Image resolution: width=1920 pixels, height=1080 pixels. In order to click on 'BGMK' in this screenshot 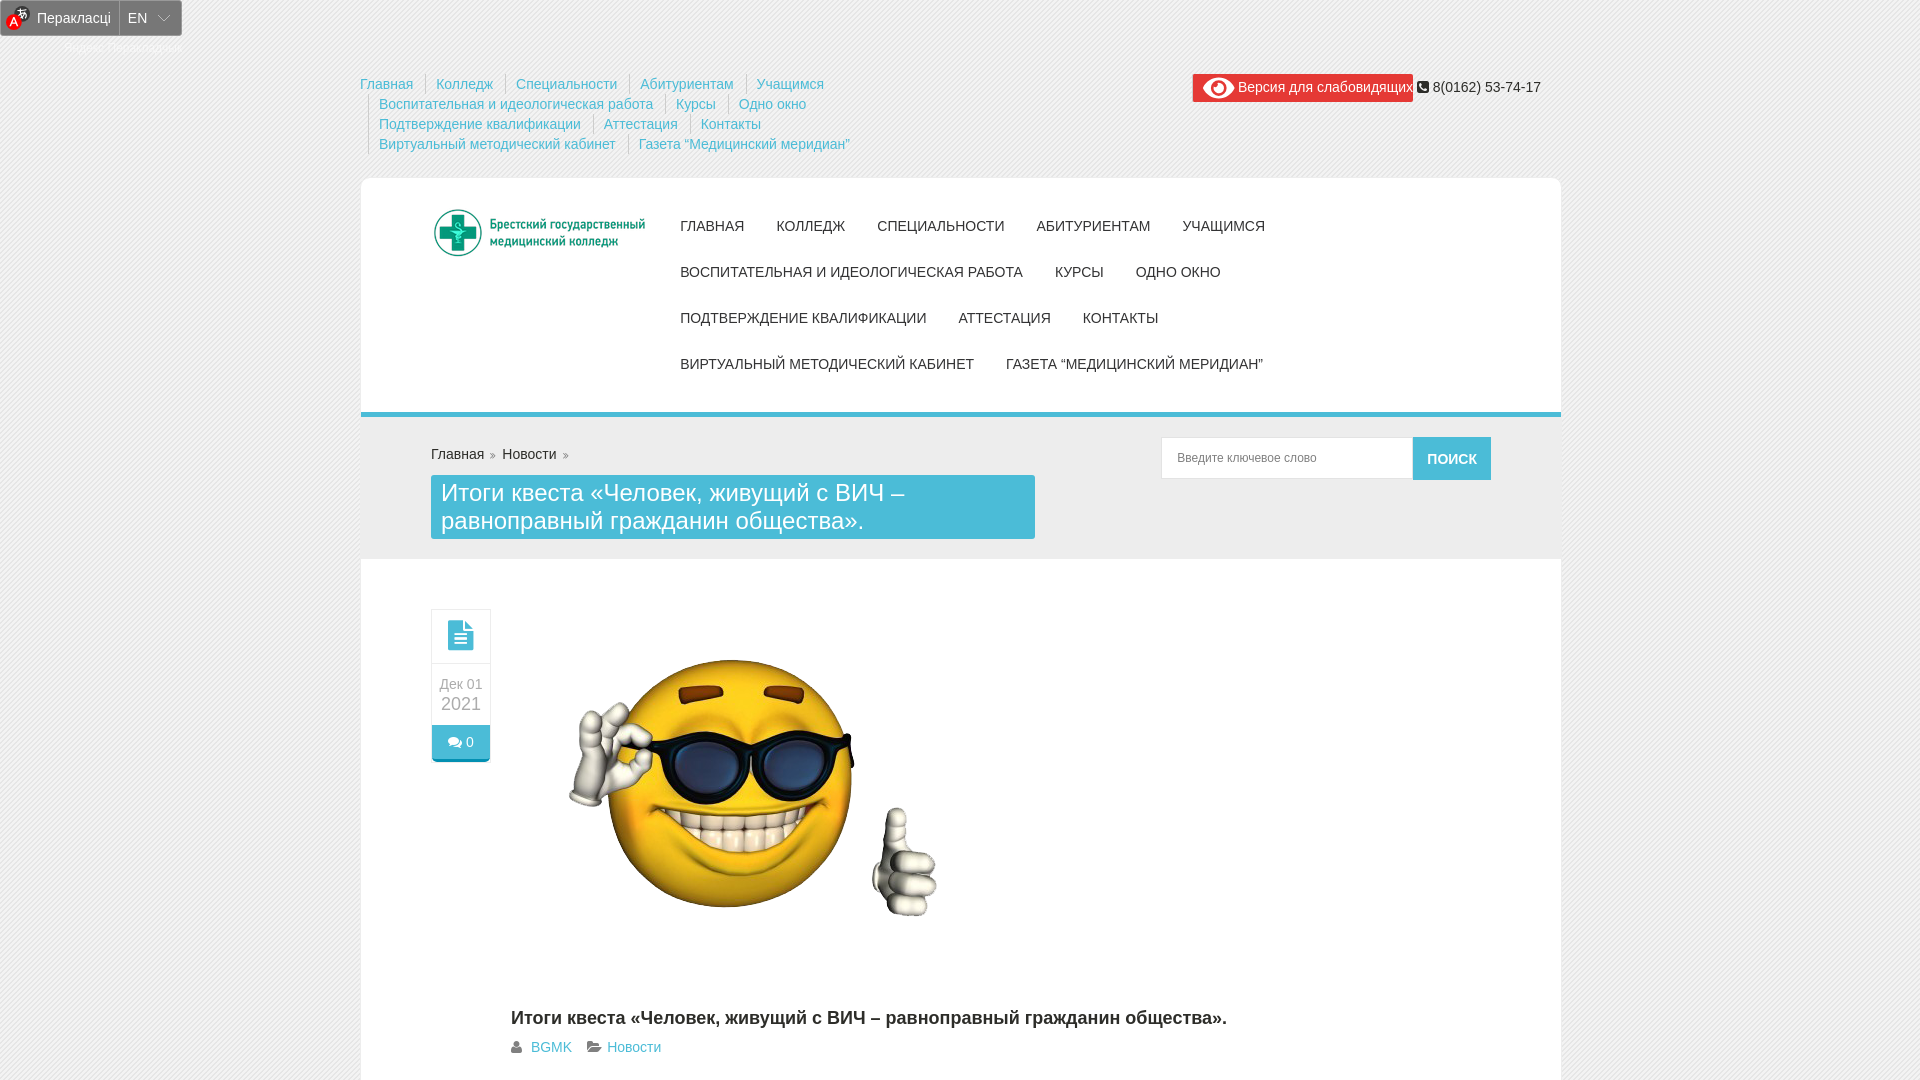, I will do `click(551, 1045)`.